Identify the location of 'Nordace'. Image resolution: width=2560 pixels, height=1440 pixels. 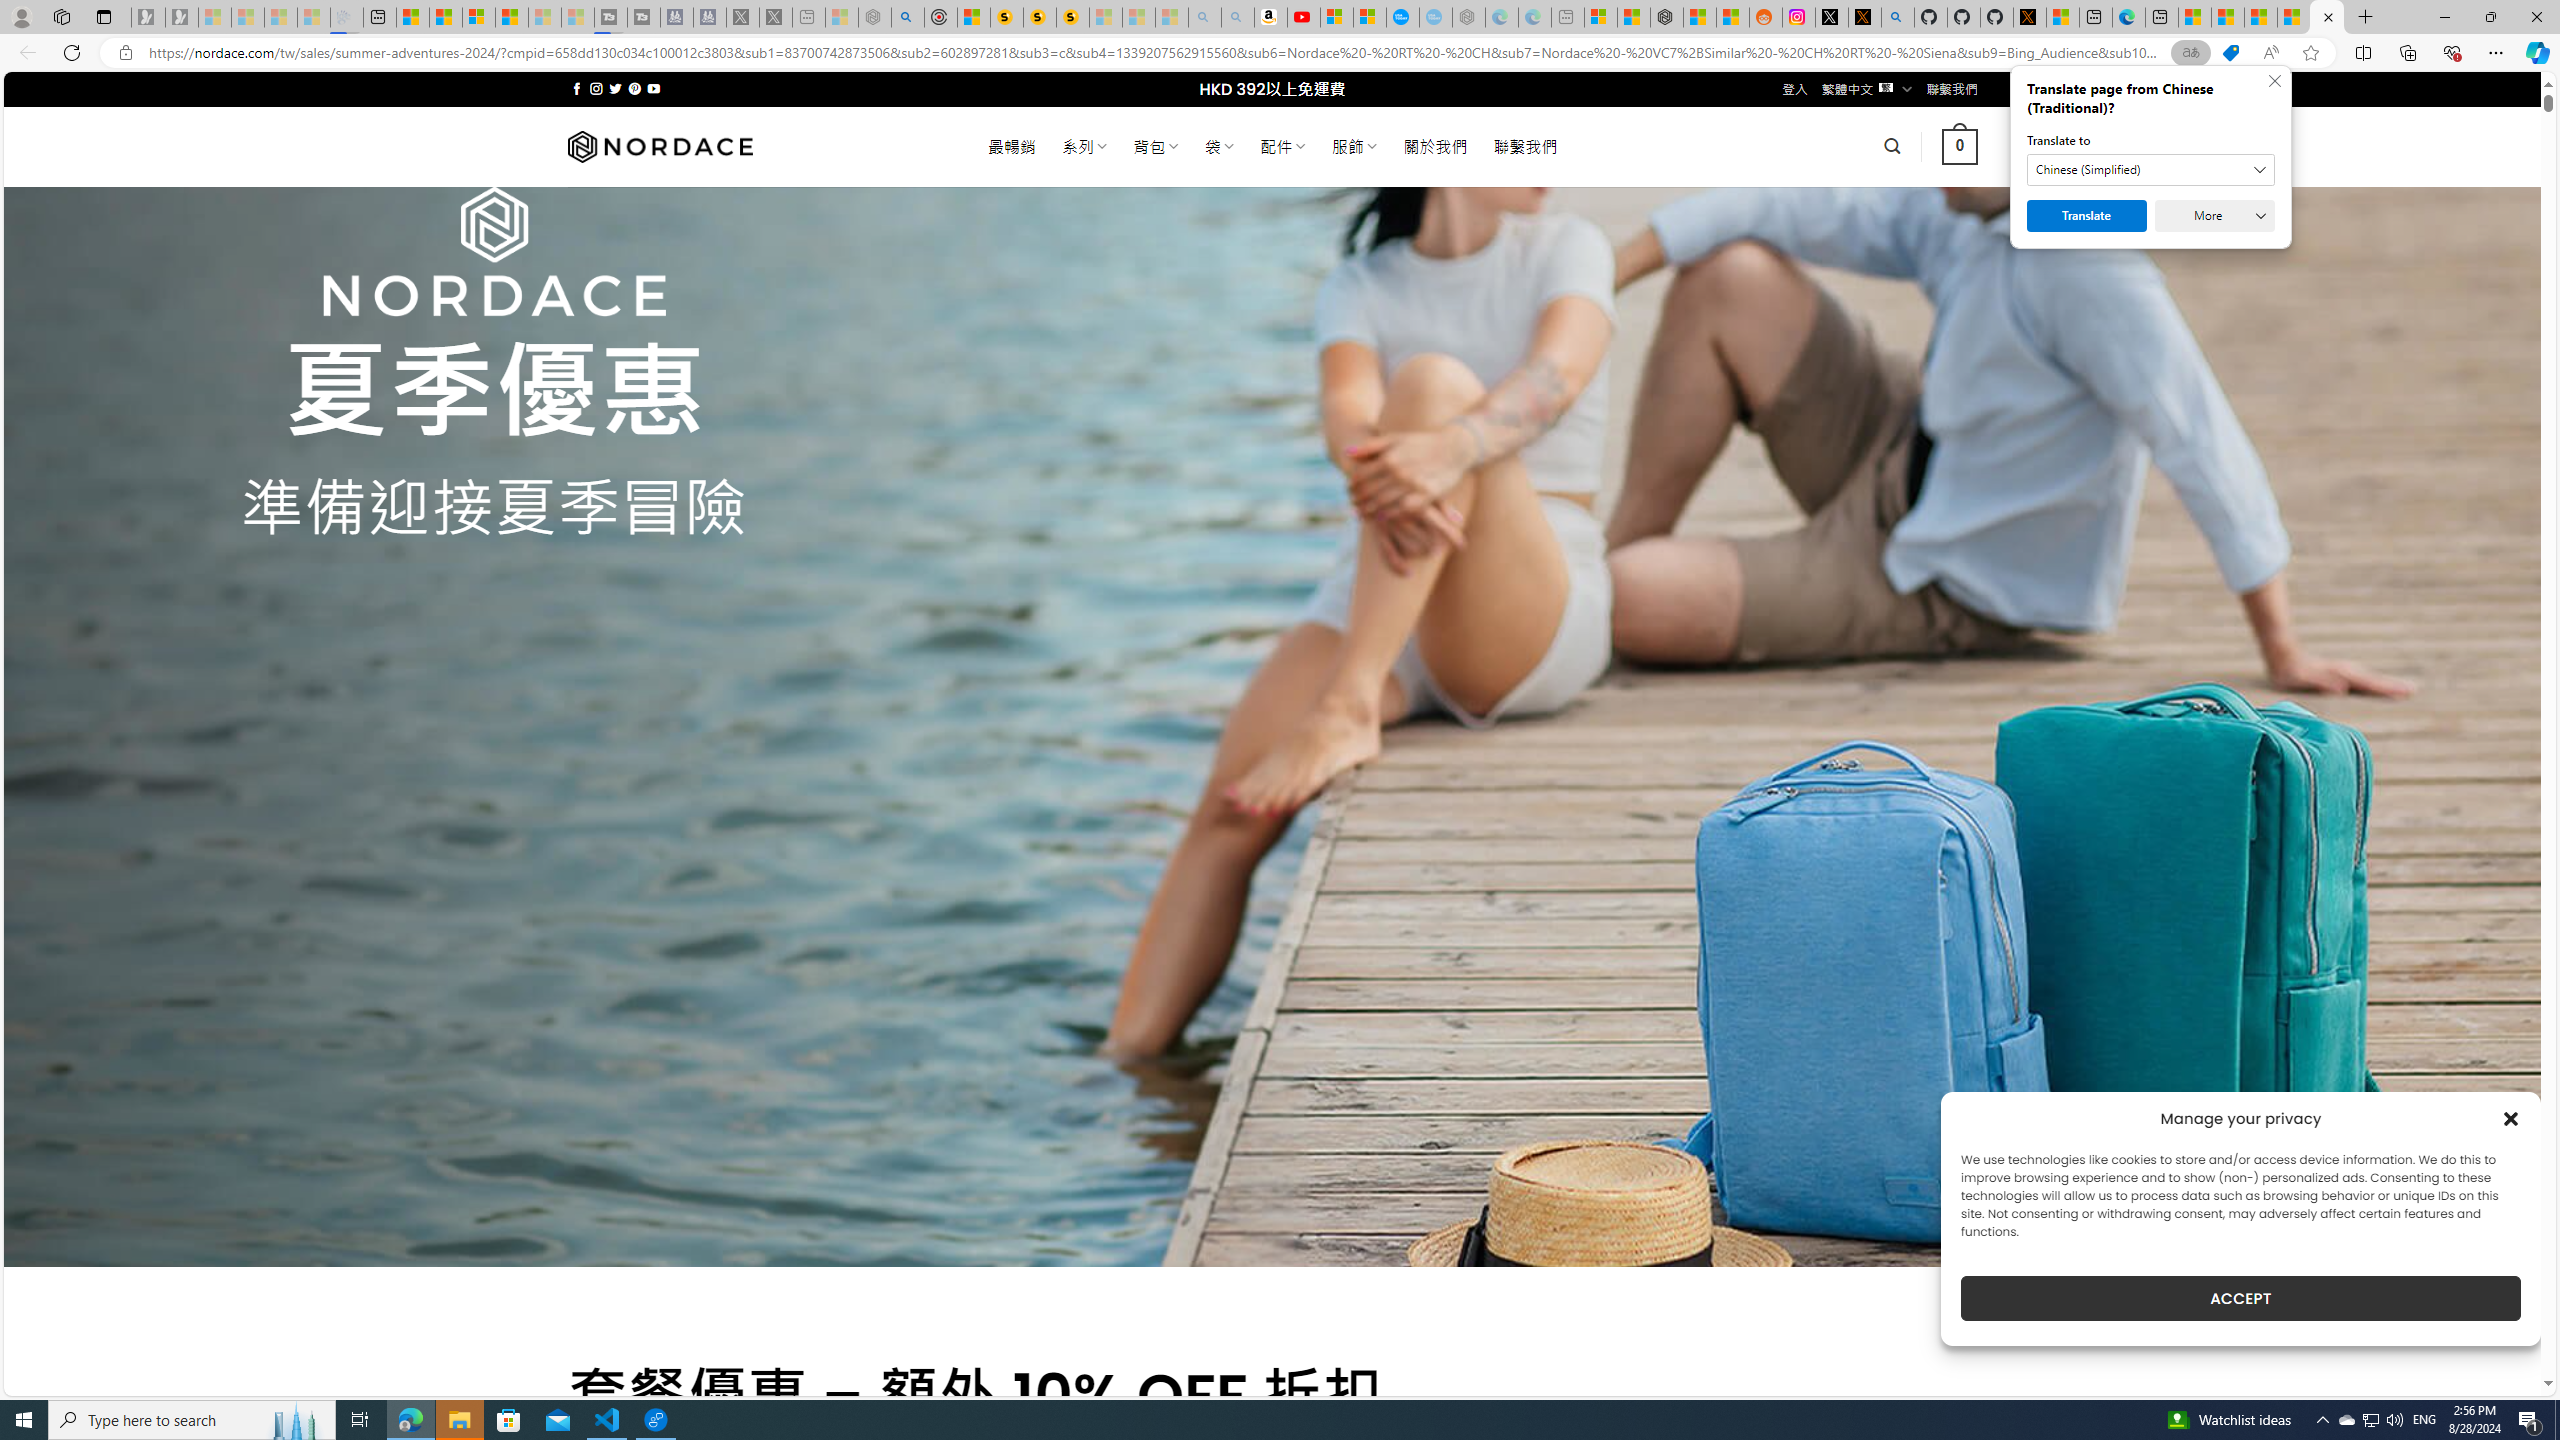
(659, 145).